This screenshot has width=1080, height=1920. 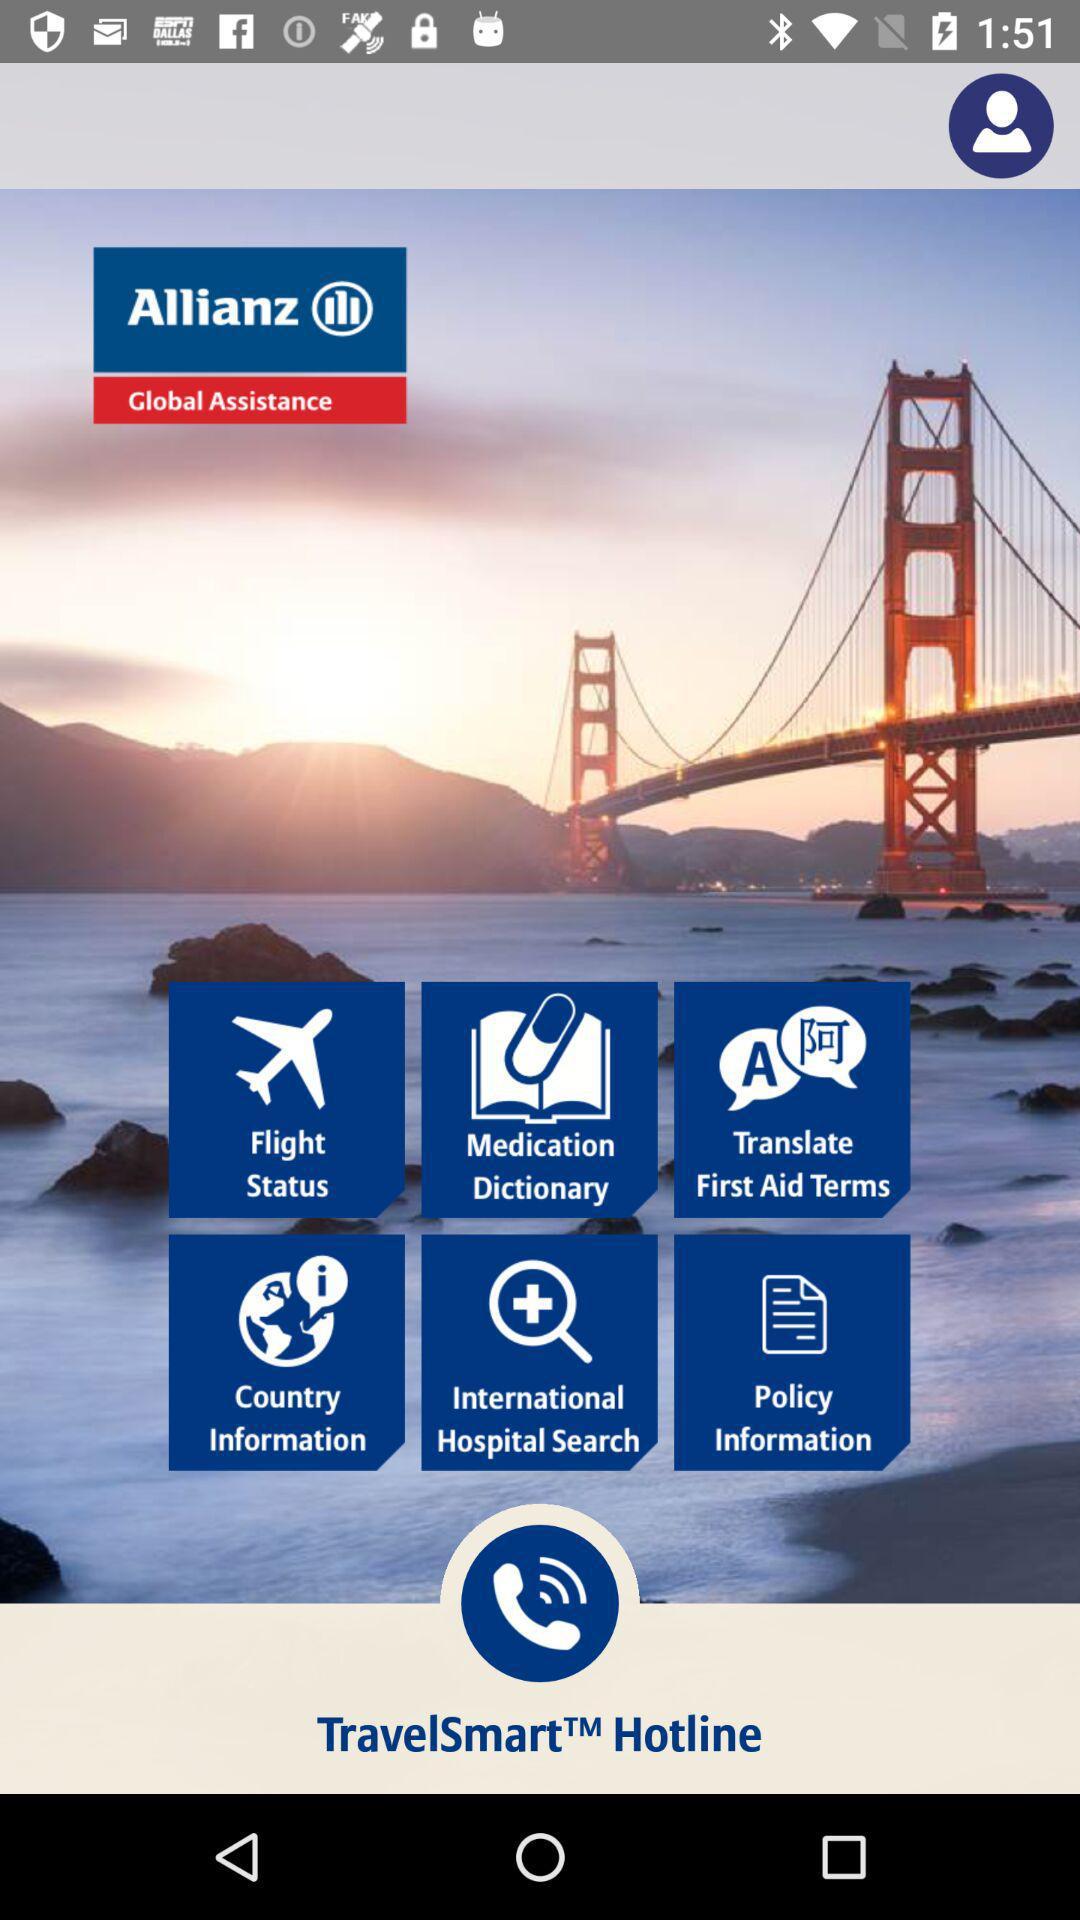 What do you see at coordinates (1001, 124) in the screenshot?
I see `the contact` at bounding box center [1001, 124].